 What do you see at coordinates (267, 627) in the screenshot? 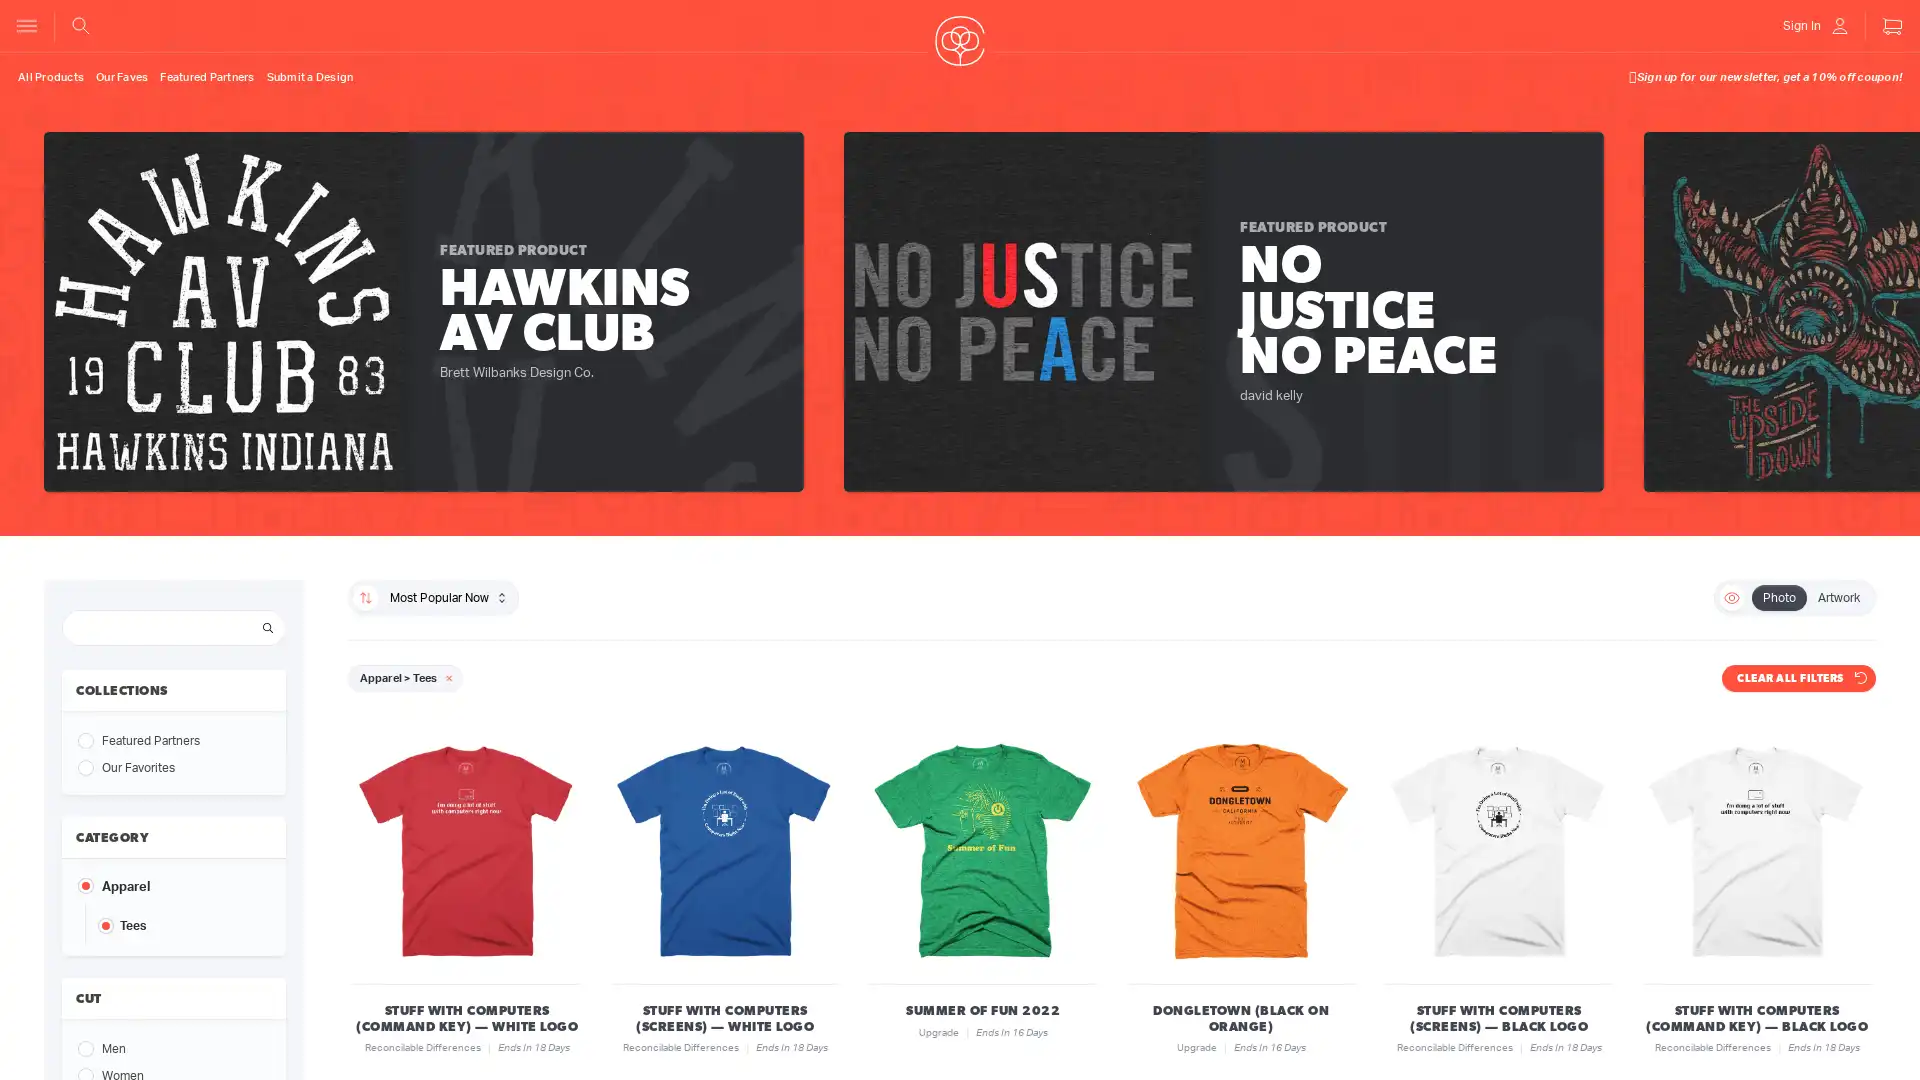
I see `Search` at bounding box center [267, 627].